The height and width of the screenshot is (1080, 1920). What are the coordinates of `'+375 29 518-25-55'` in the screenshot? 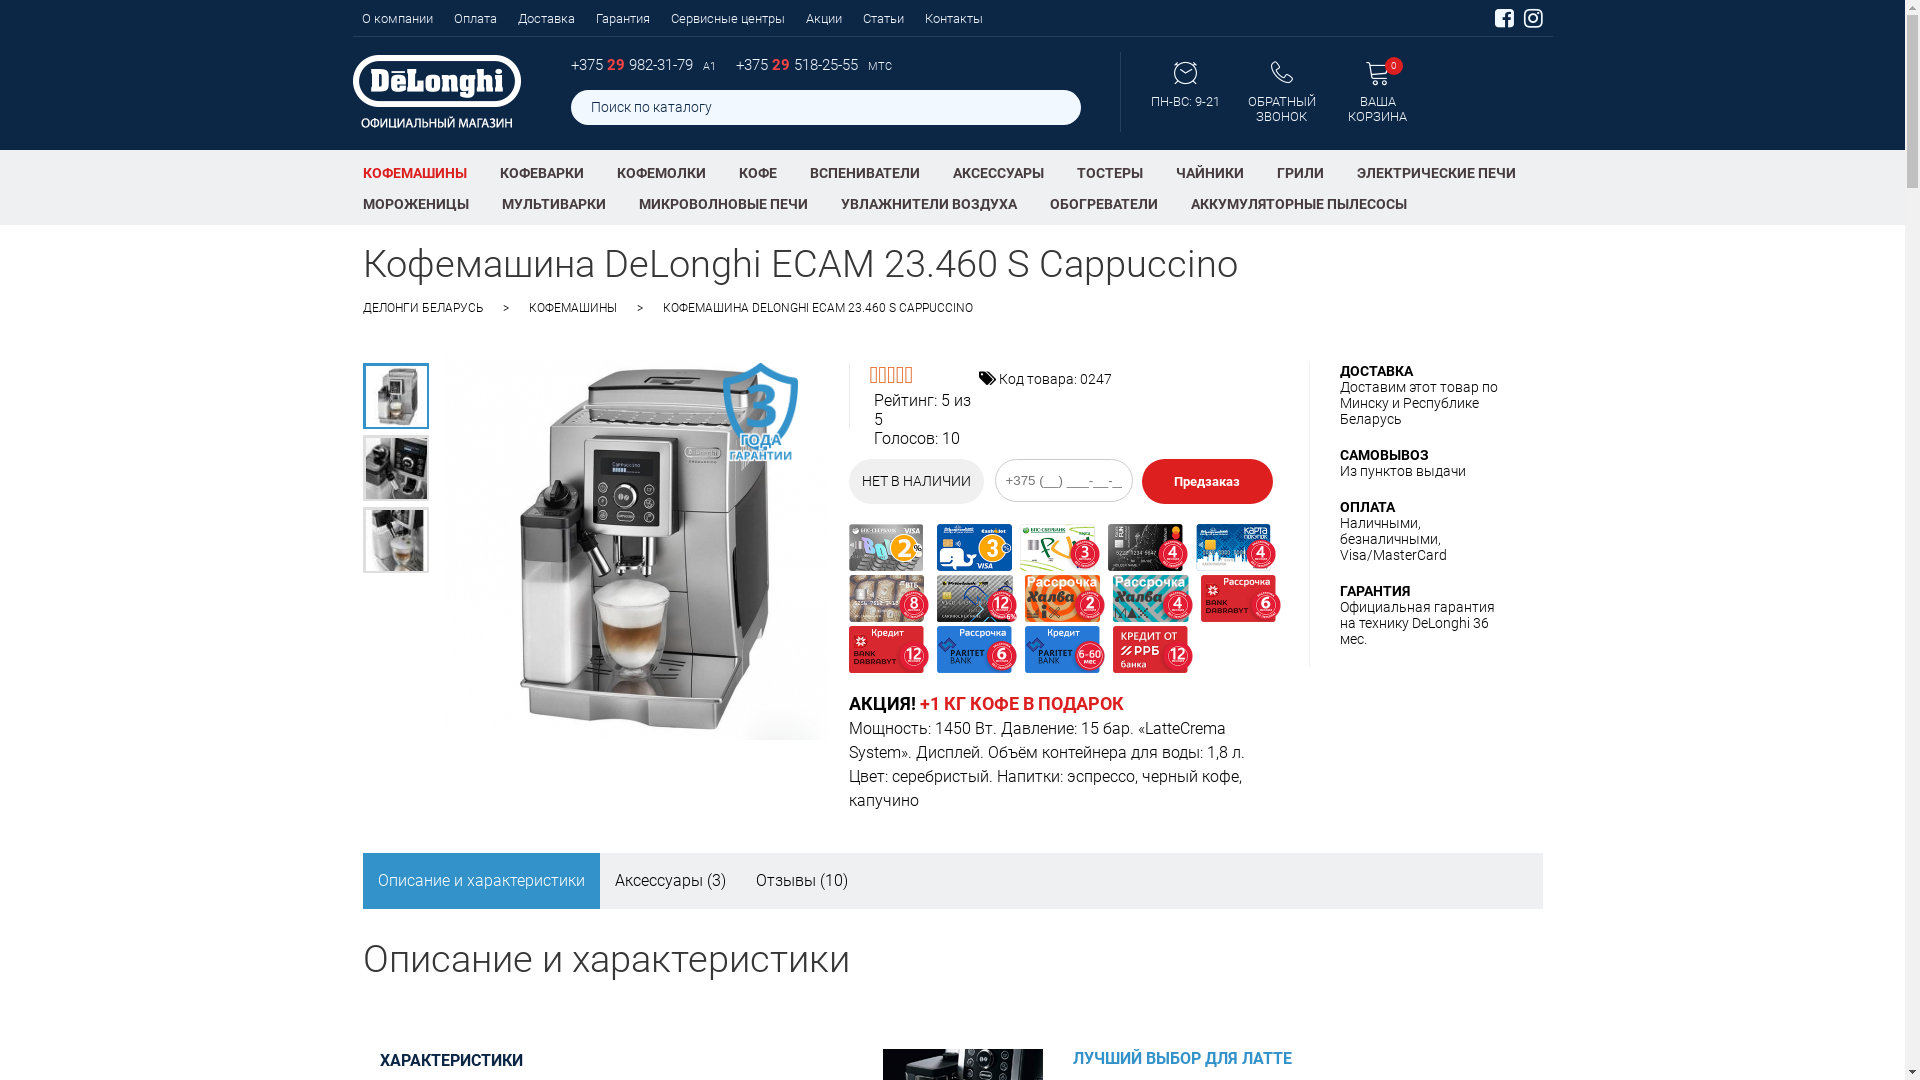 It's located at (797, 64).